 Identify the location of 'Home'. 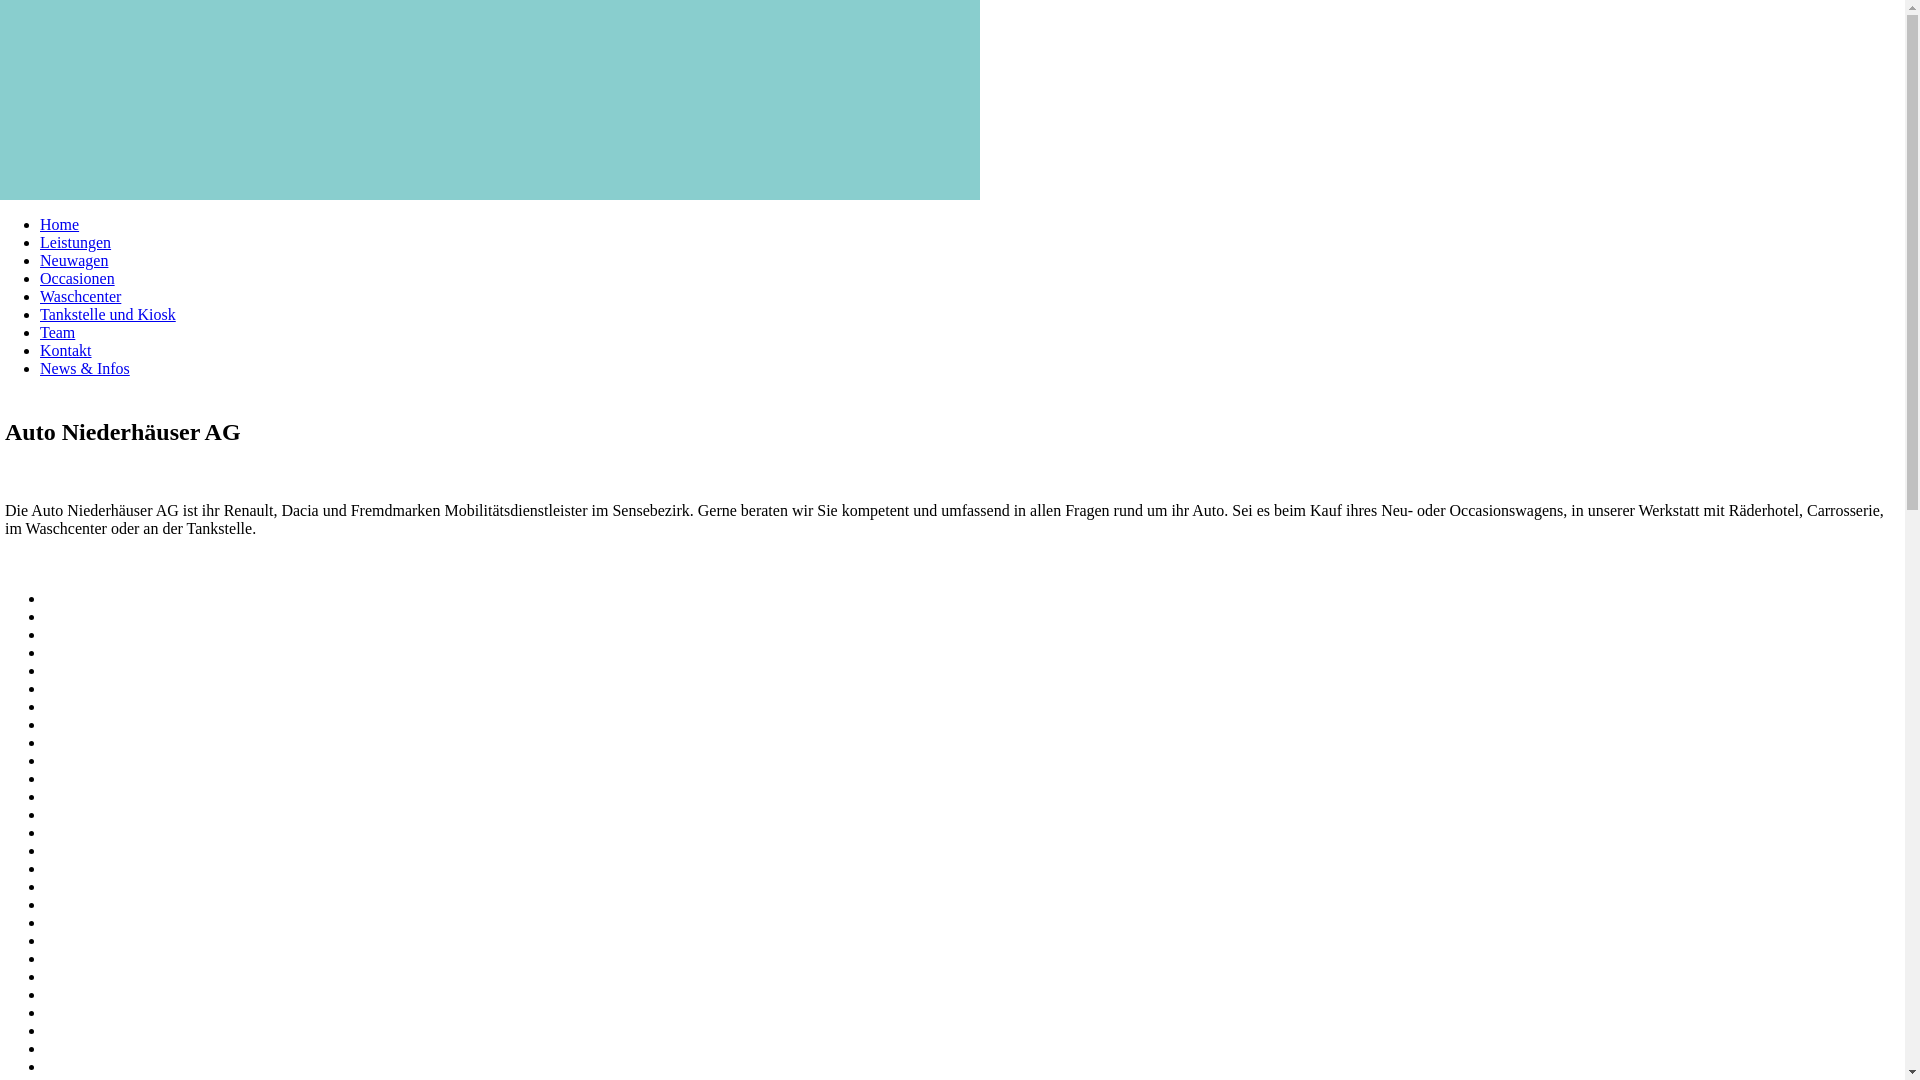
(59, 224).